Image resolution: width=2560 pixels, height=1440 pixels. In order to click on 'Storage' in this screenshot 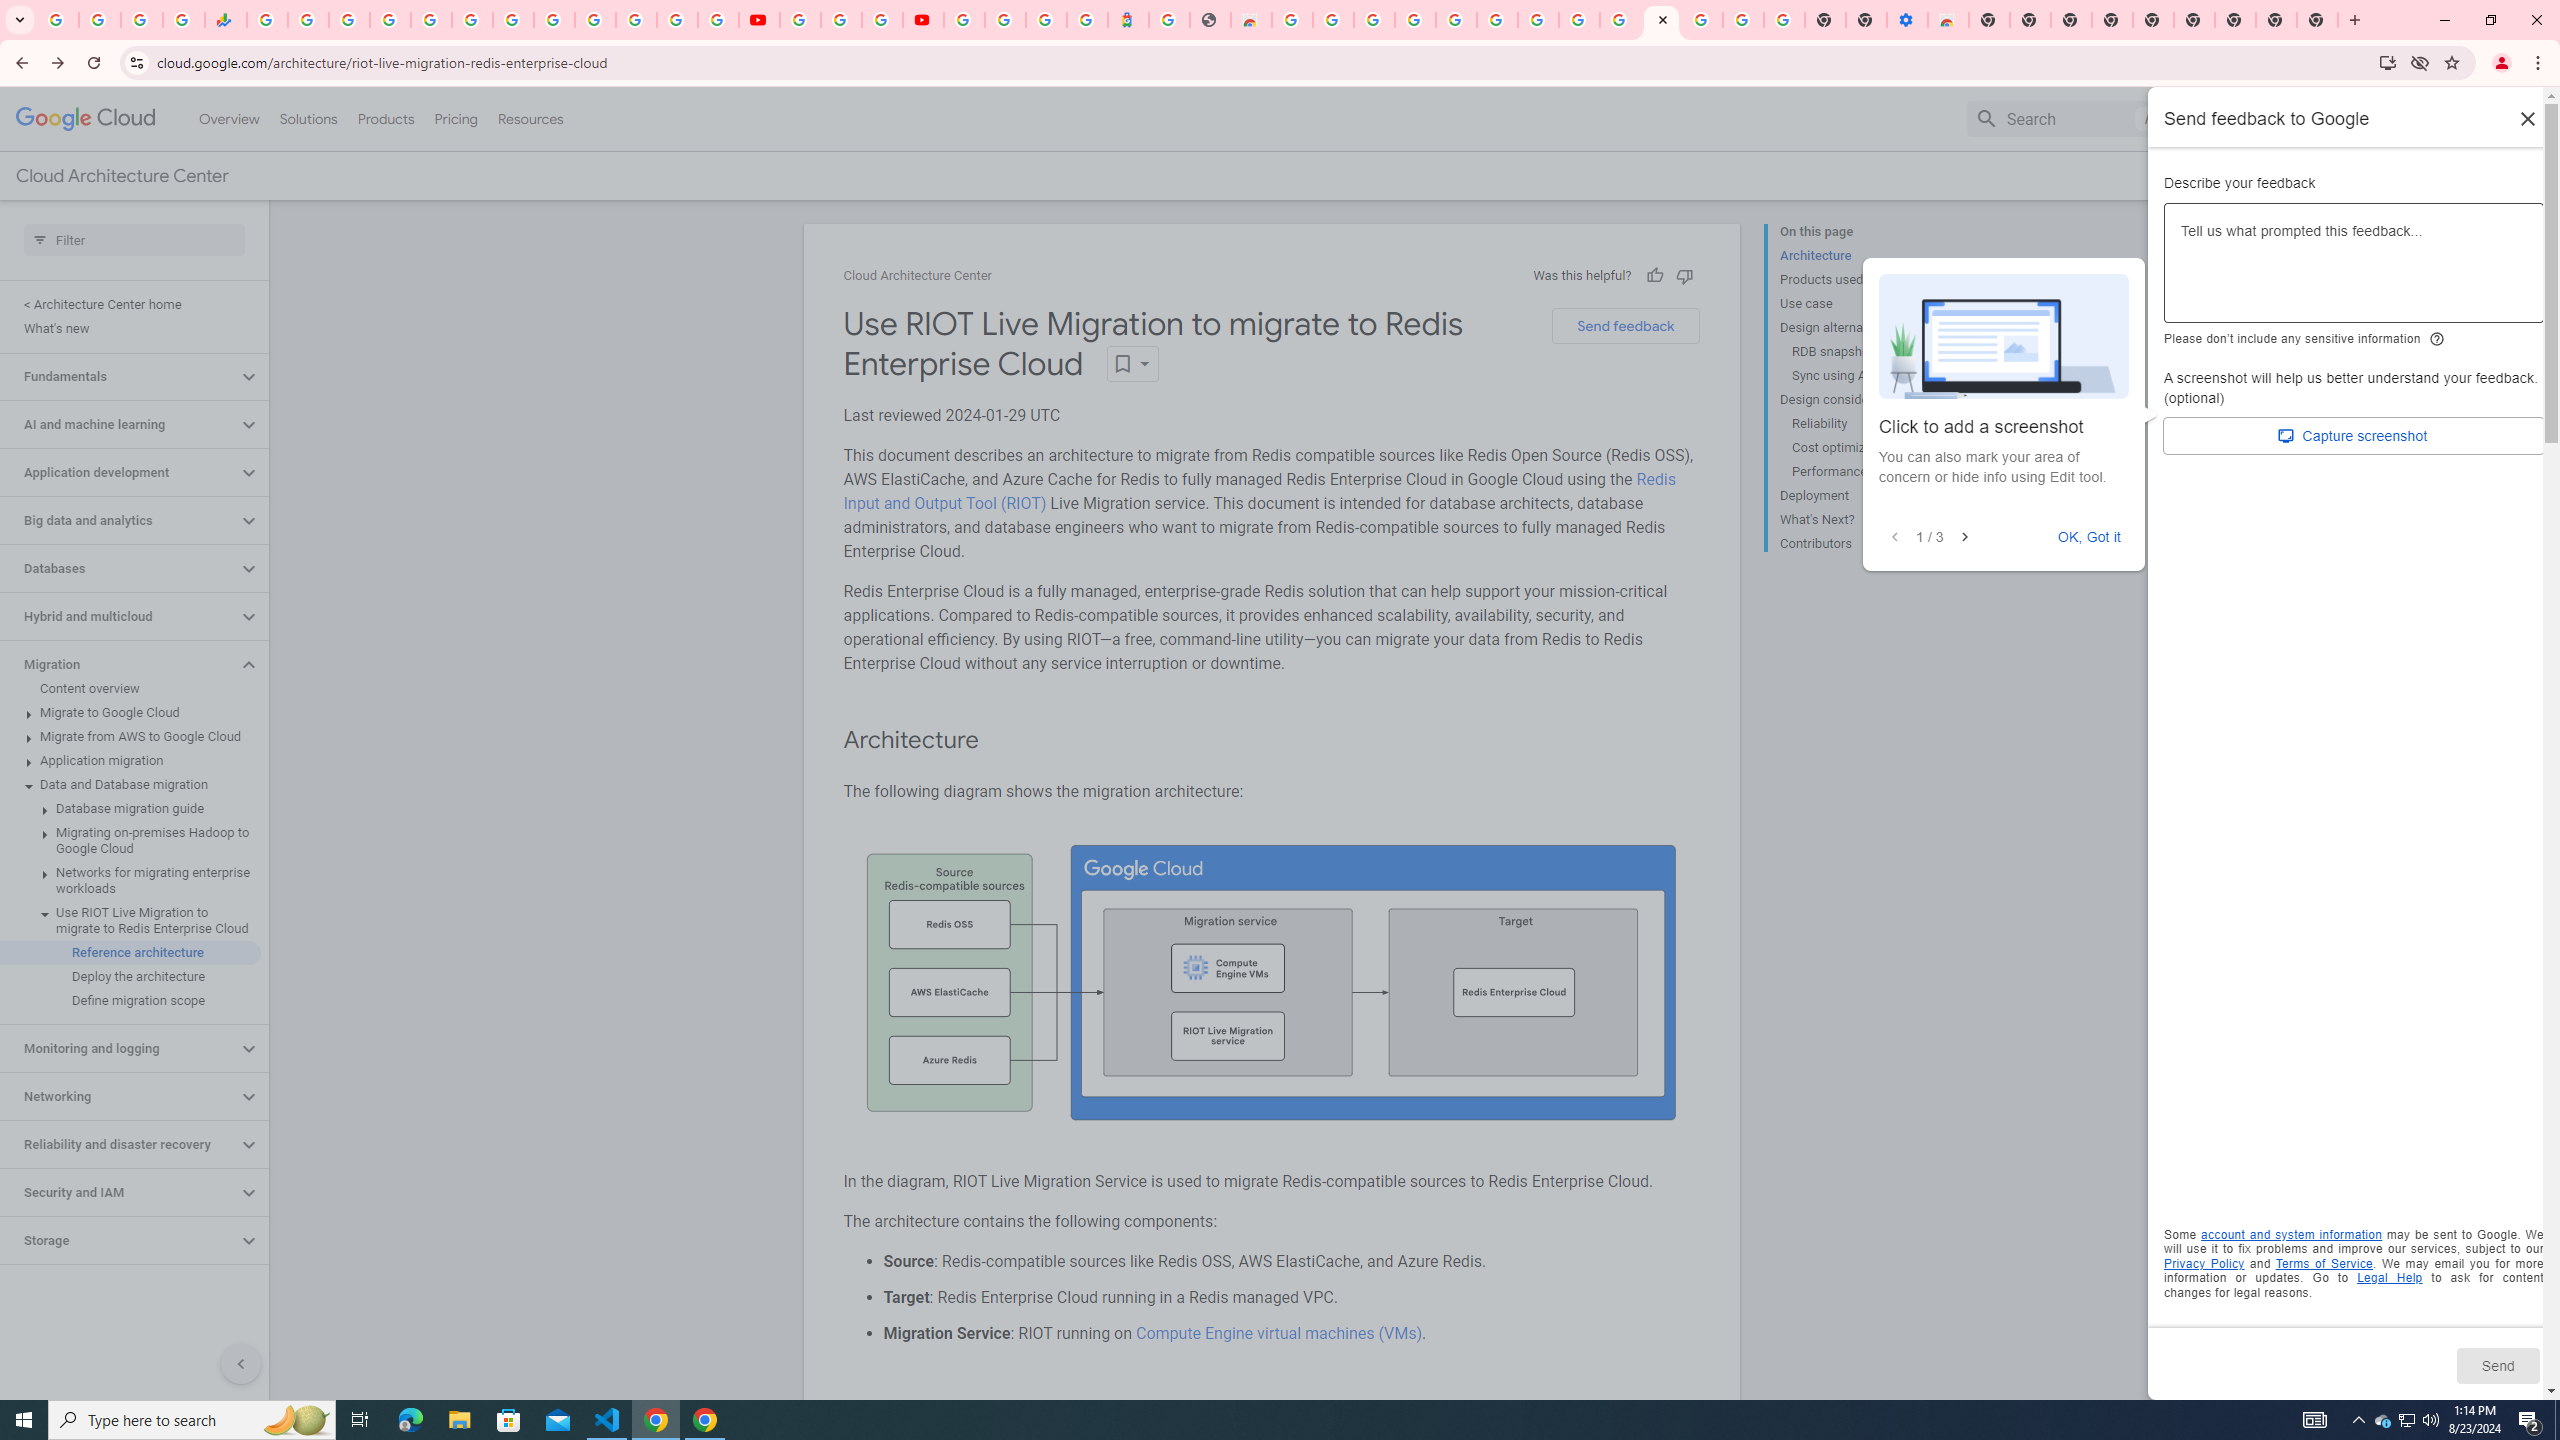, I will do `click(118, 1240)`.